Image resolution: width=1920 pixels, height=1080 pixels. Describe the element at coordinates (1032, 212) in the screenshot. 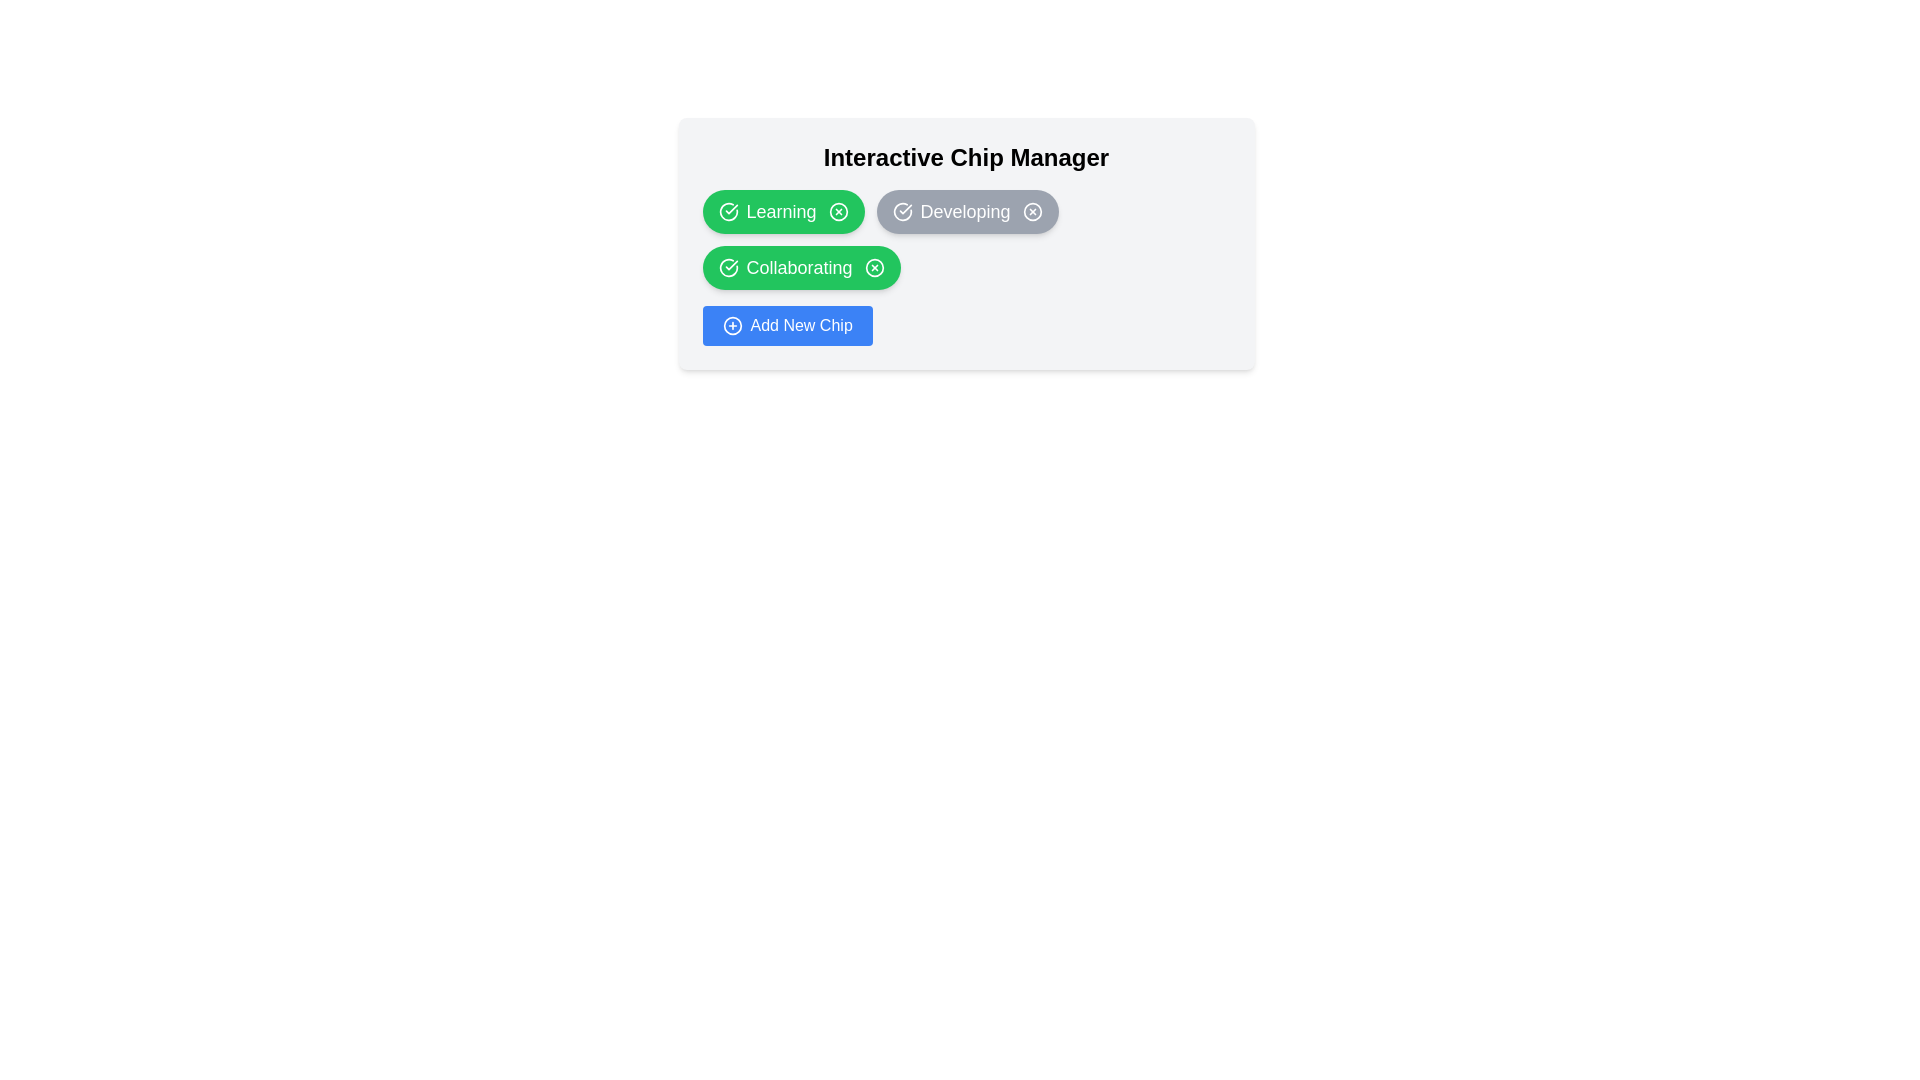

I see `the close/remove icon button located at the far right of the 'Developing' chip` at that location.